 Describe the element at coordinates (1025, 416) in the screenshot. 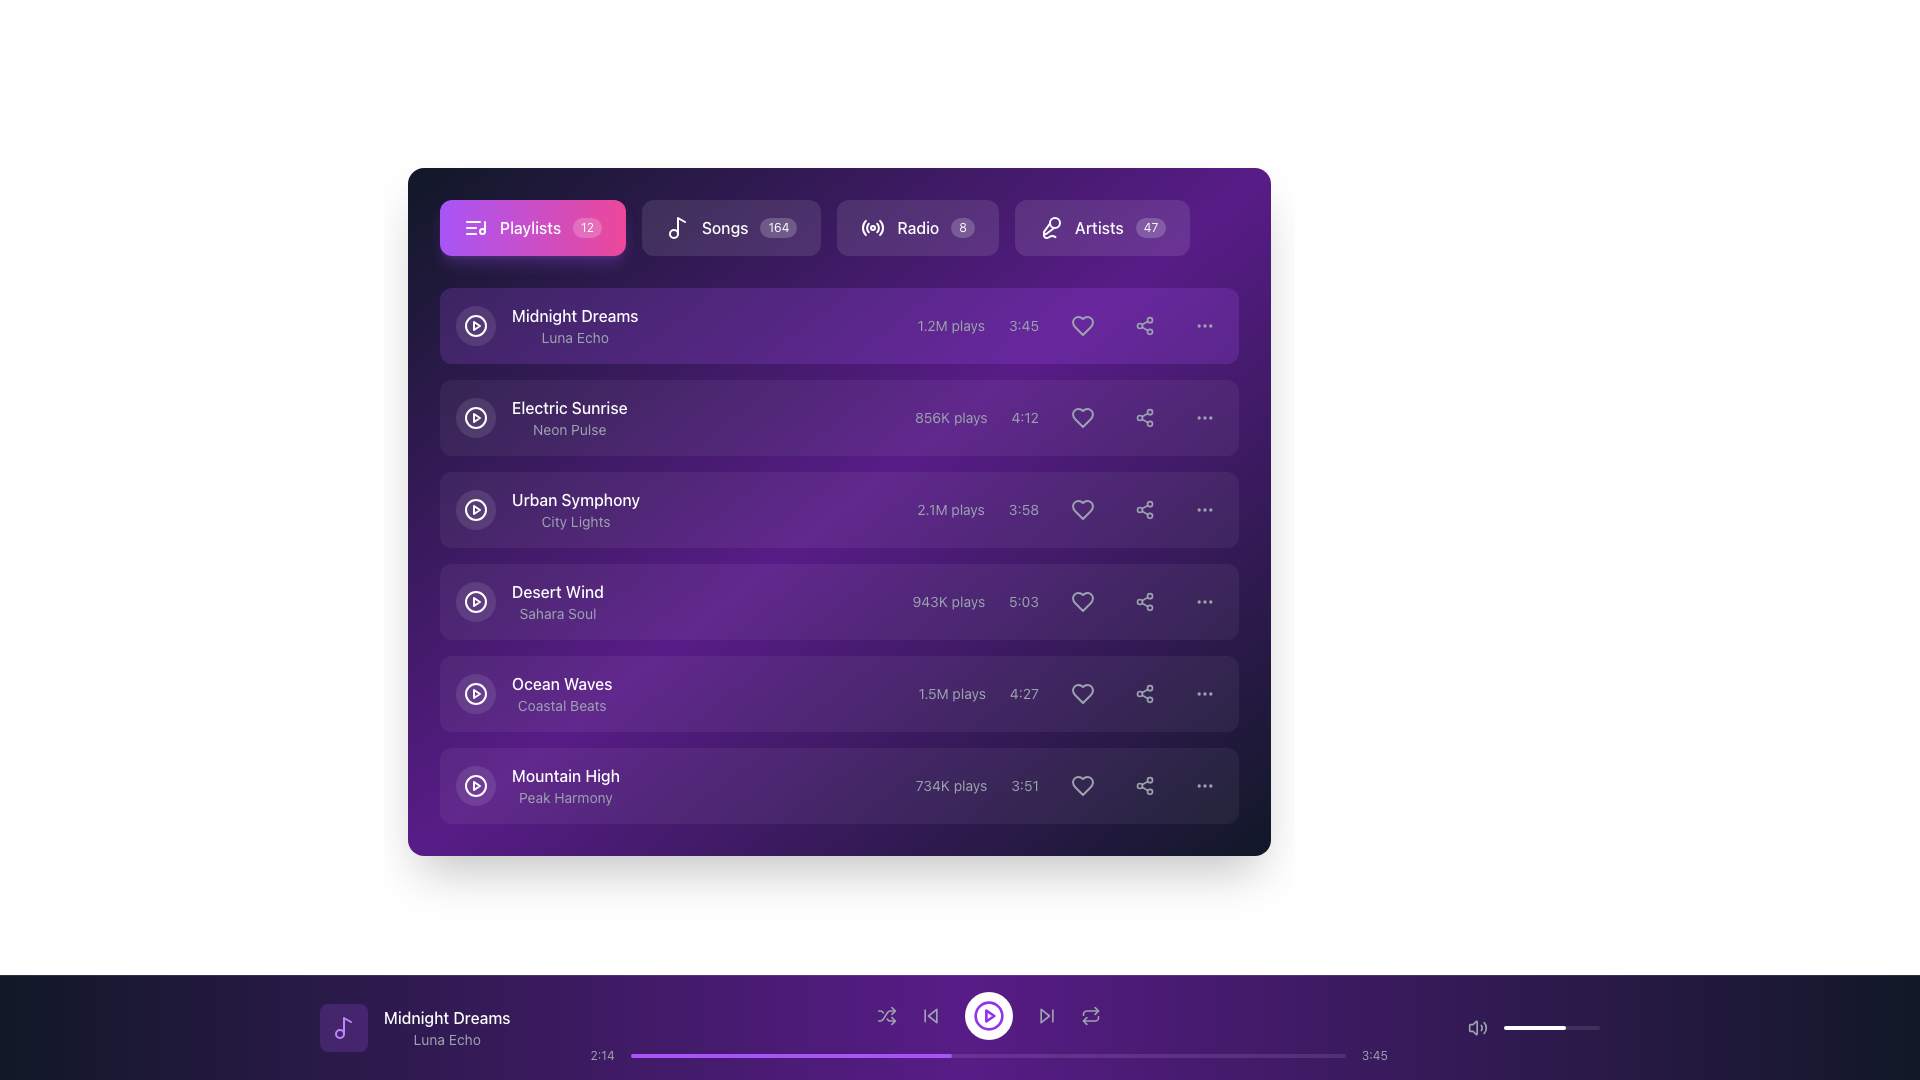

I see `the text label indicating the duration of a song or audio track, which is located to the right of '856K plays' in the second row of the playlist` at that location.